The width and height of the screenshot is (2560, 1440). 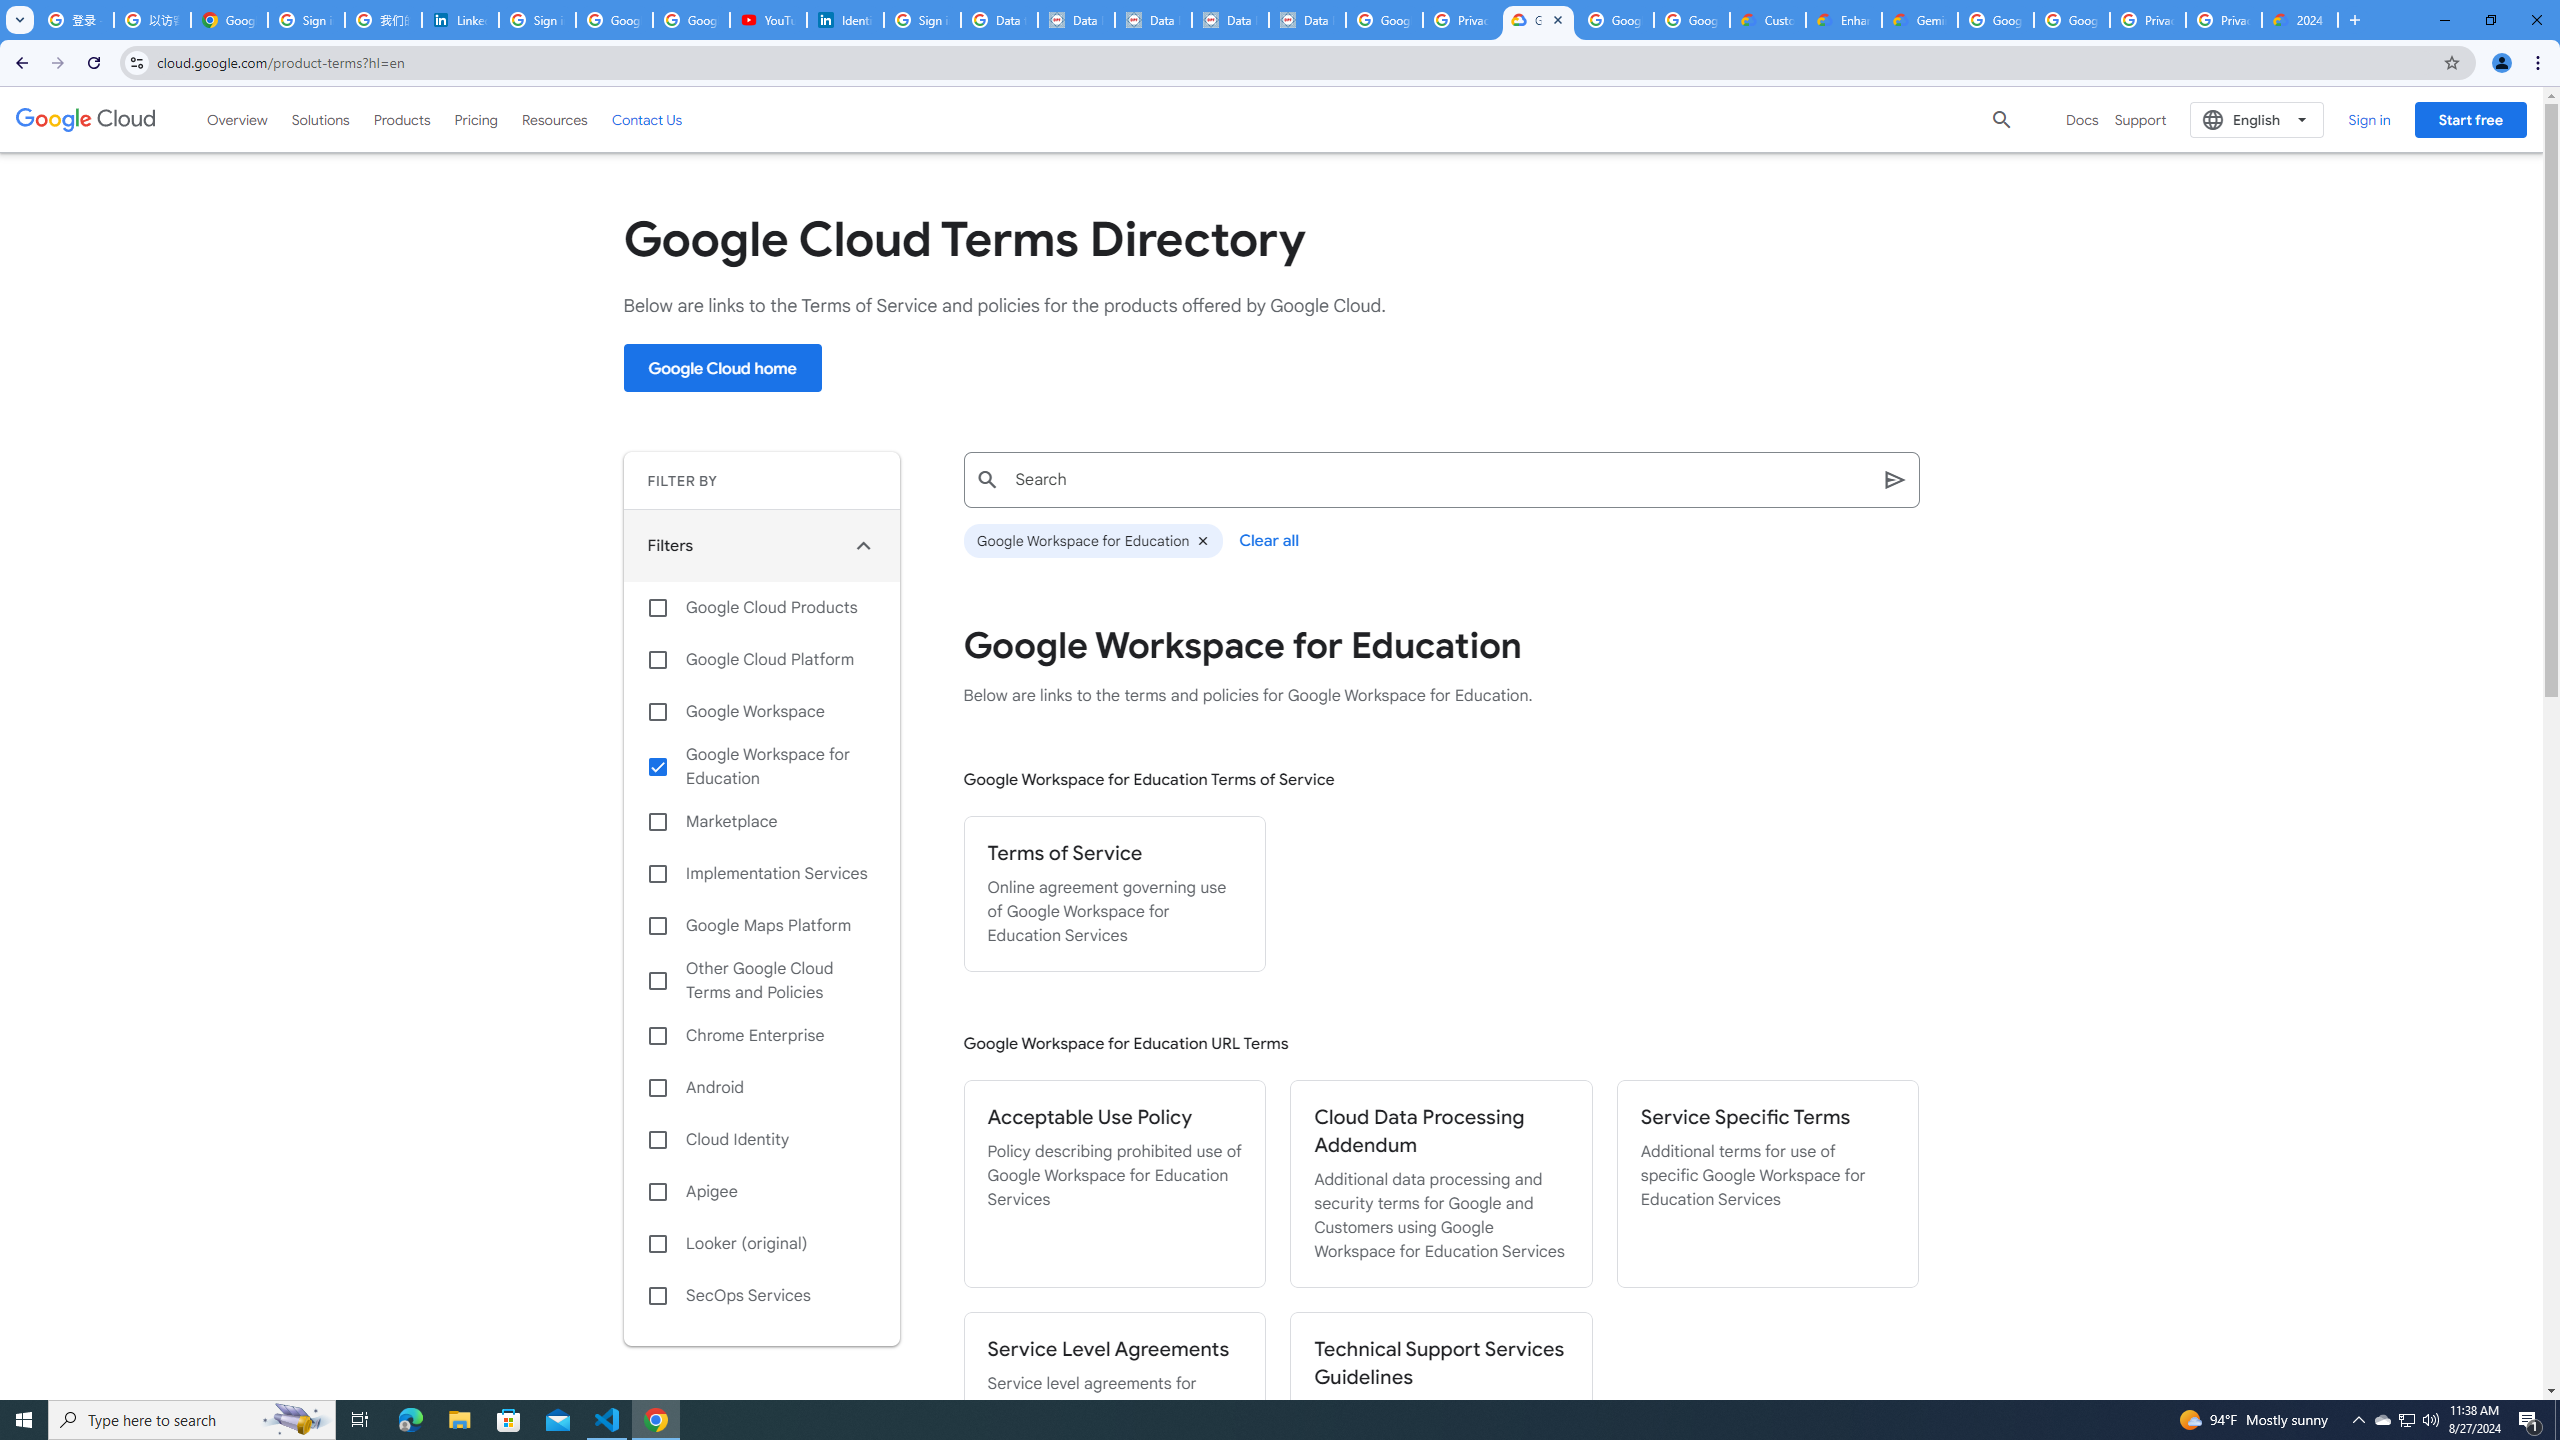 I want to click on 'Google Workspace for Education', so click(x=761, y=765).